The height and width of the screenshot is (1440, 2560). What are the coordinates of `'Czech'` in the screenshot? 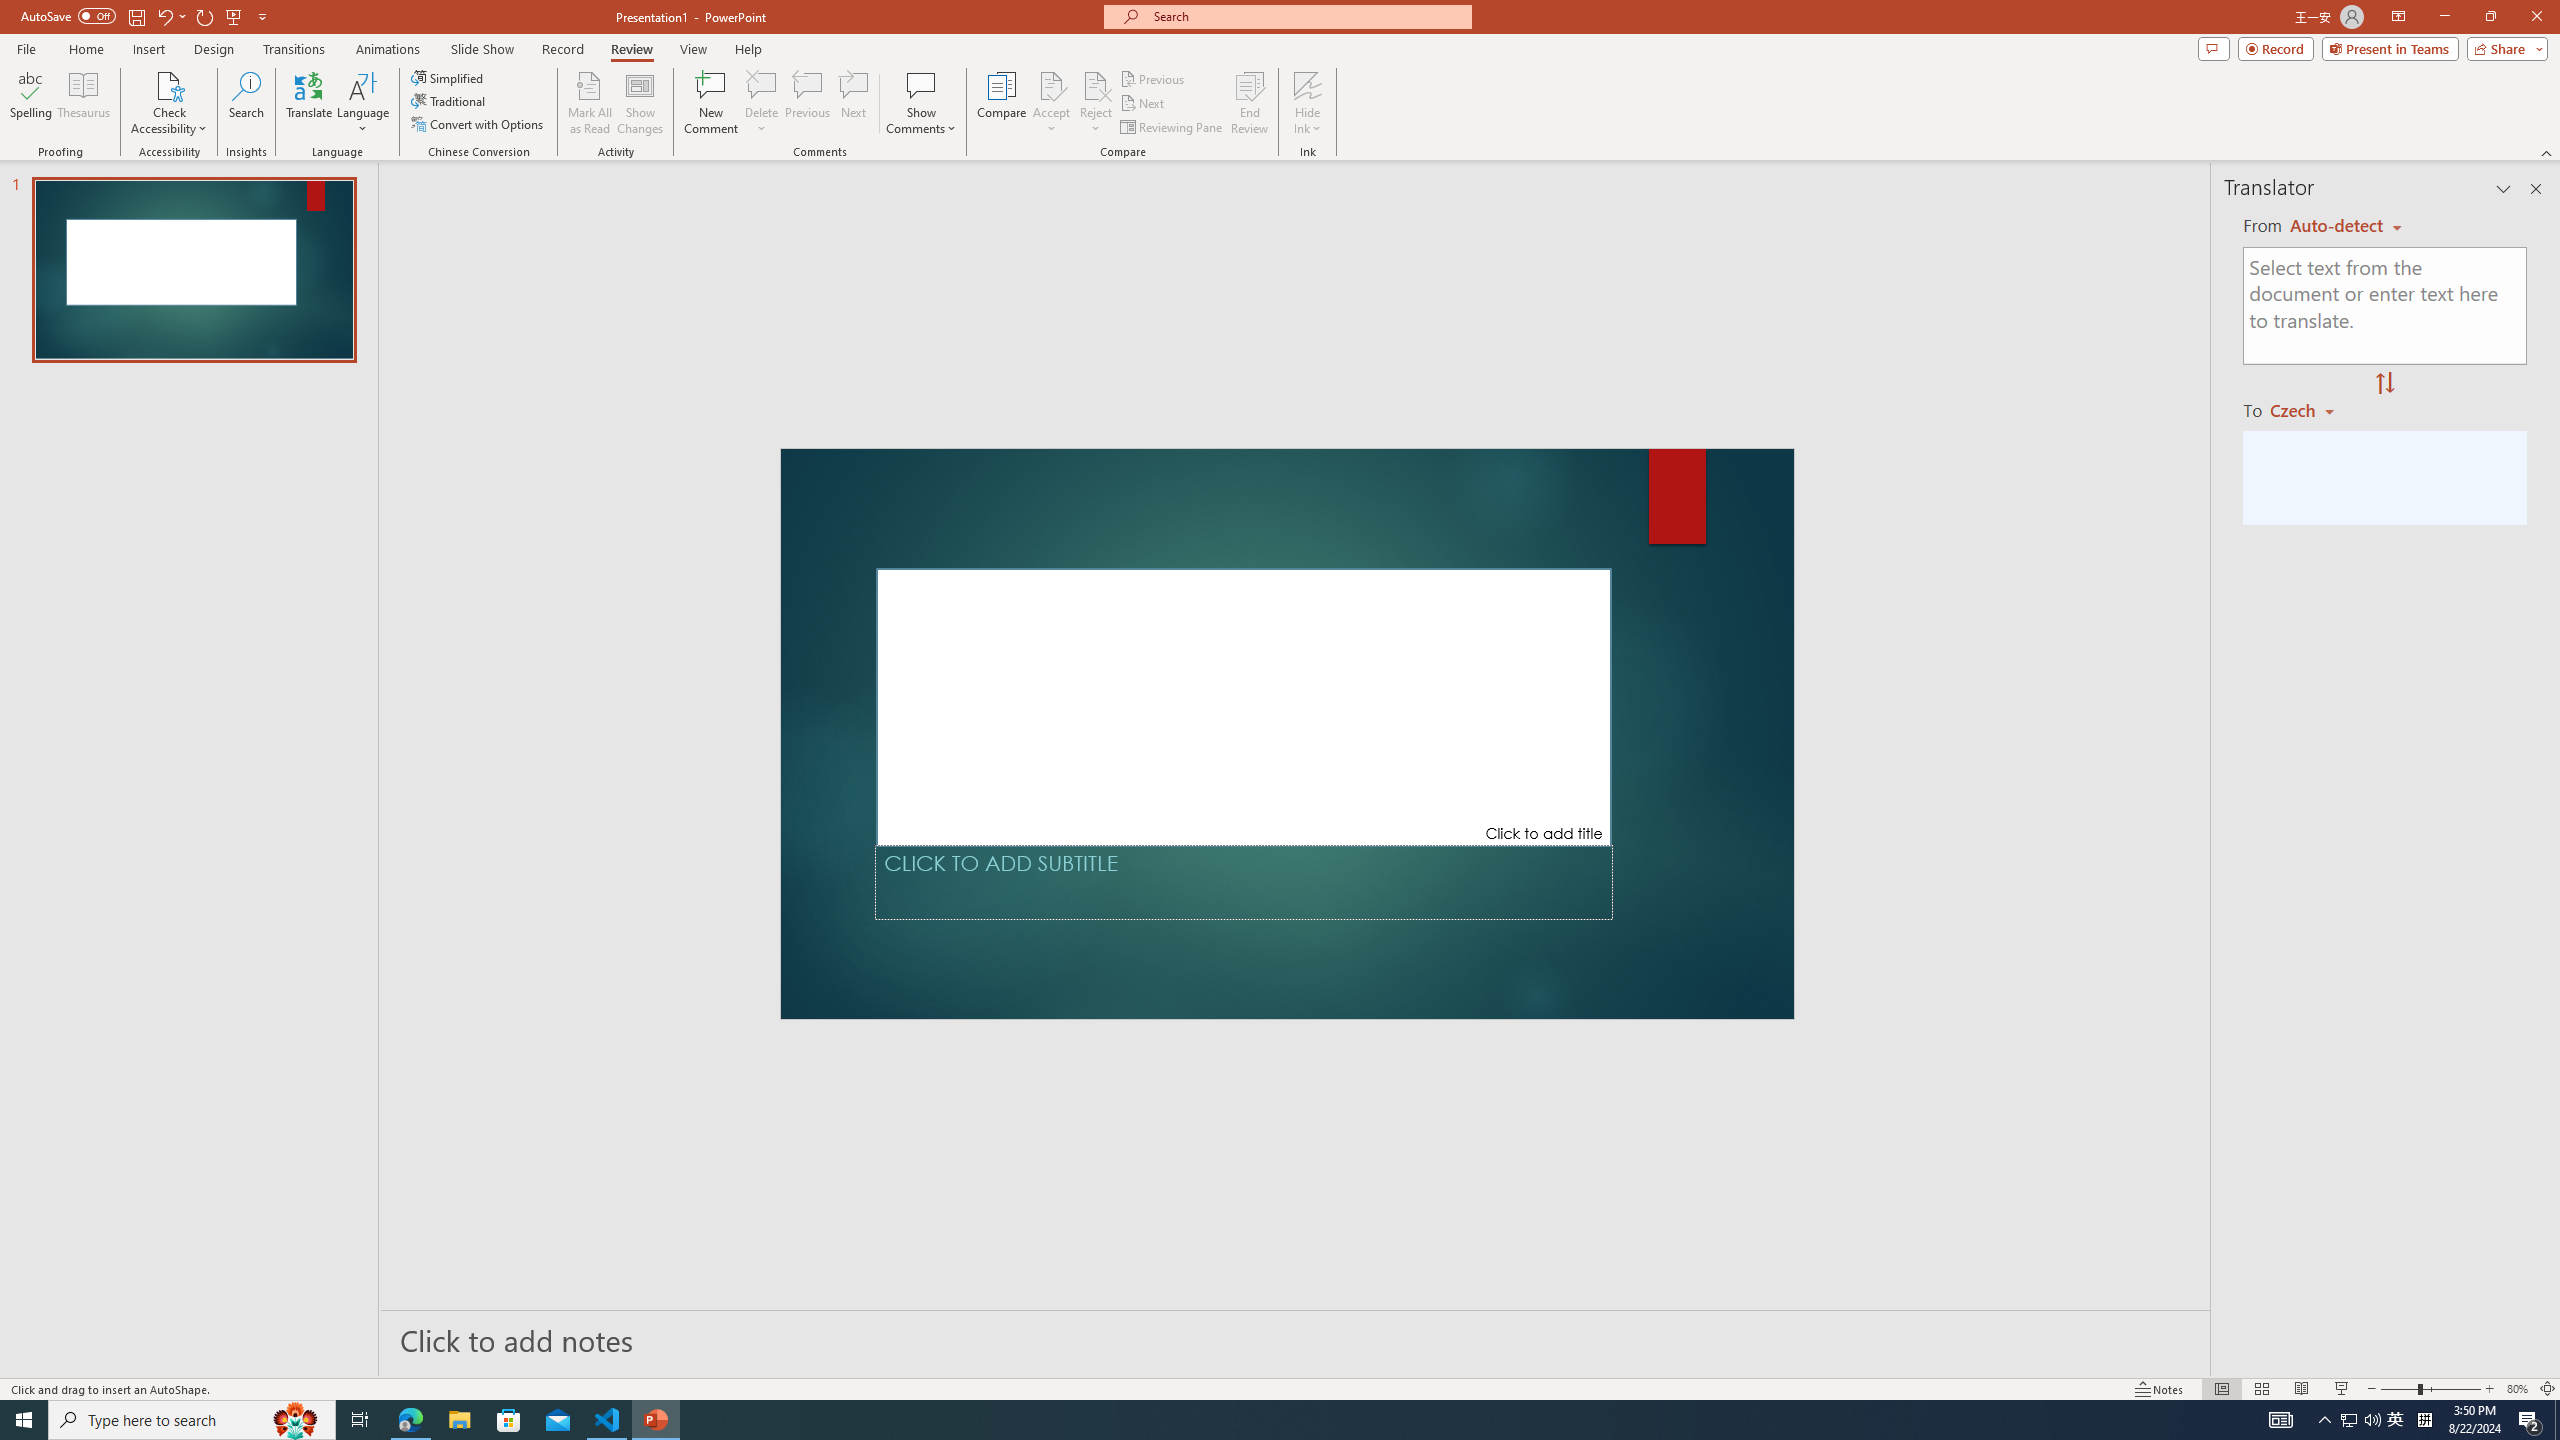 It's located at (2310, 409).